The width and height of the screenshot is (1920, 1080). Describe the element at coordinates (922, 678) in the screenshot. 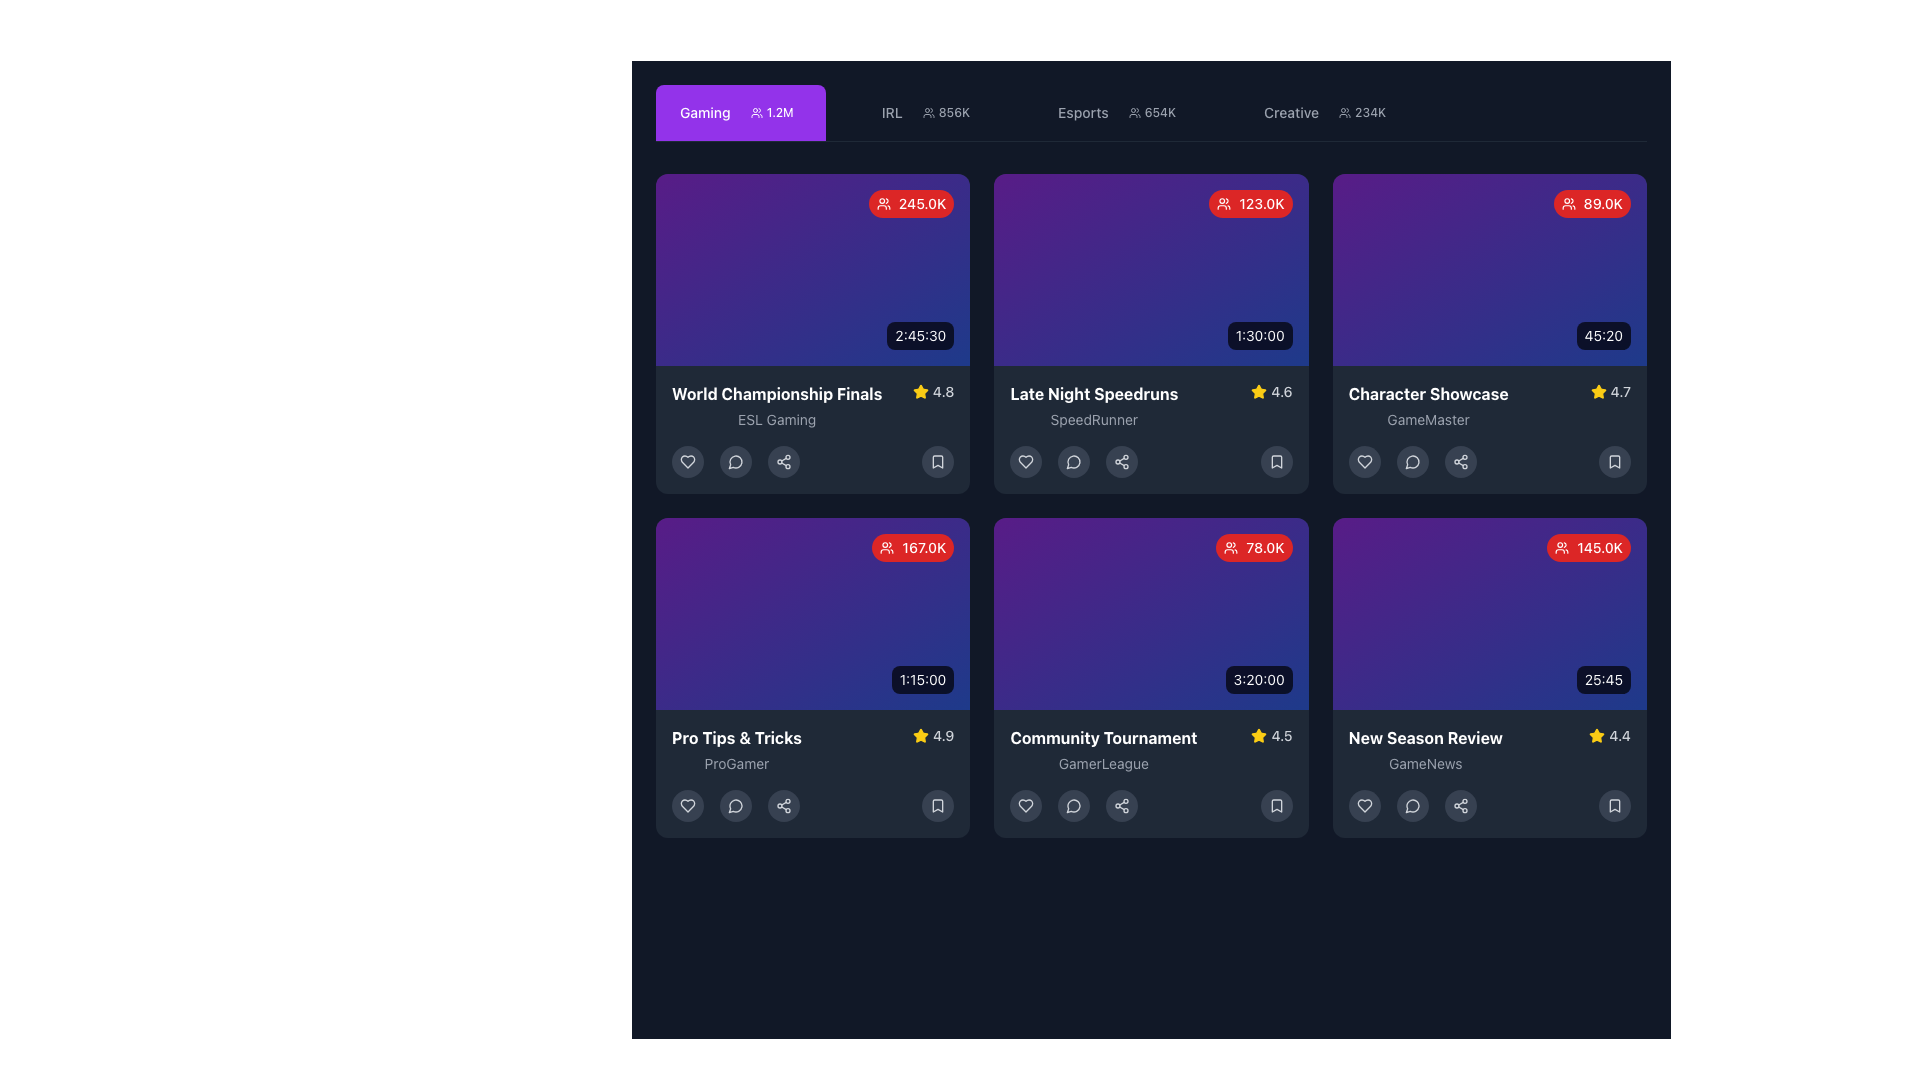

I see `the label displaying the duration of the video or event in the bottom-right corner of the 'Pro Tips & Tricks' card` at that location.